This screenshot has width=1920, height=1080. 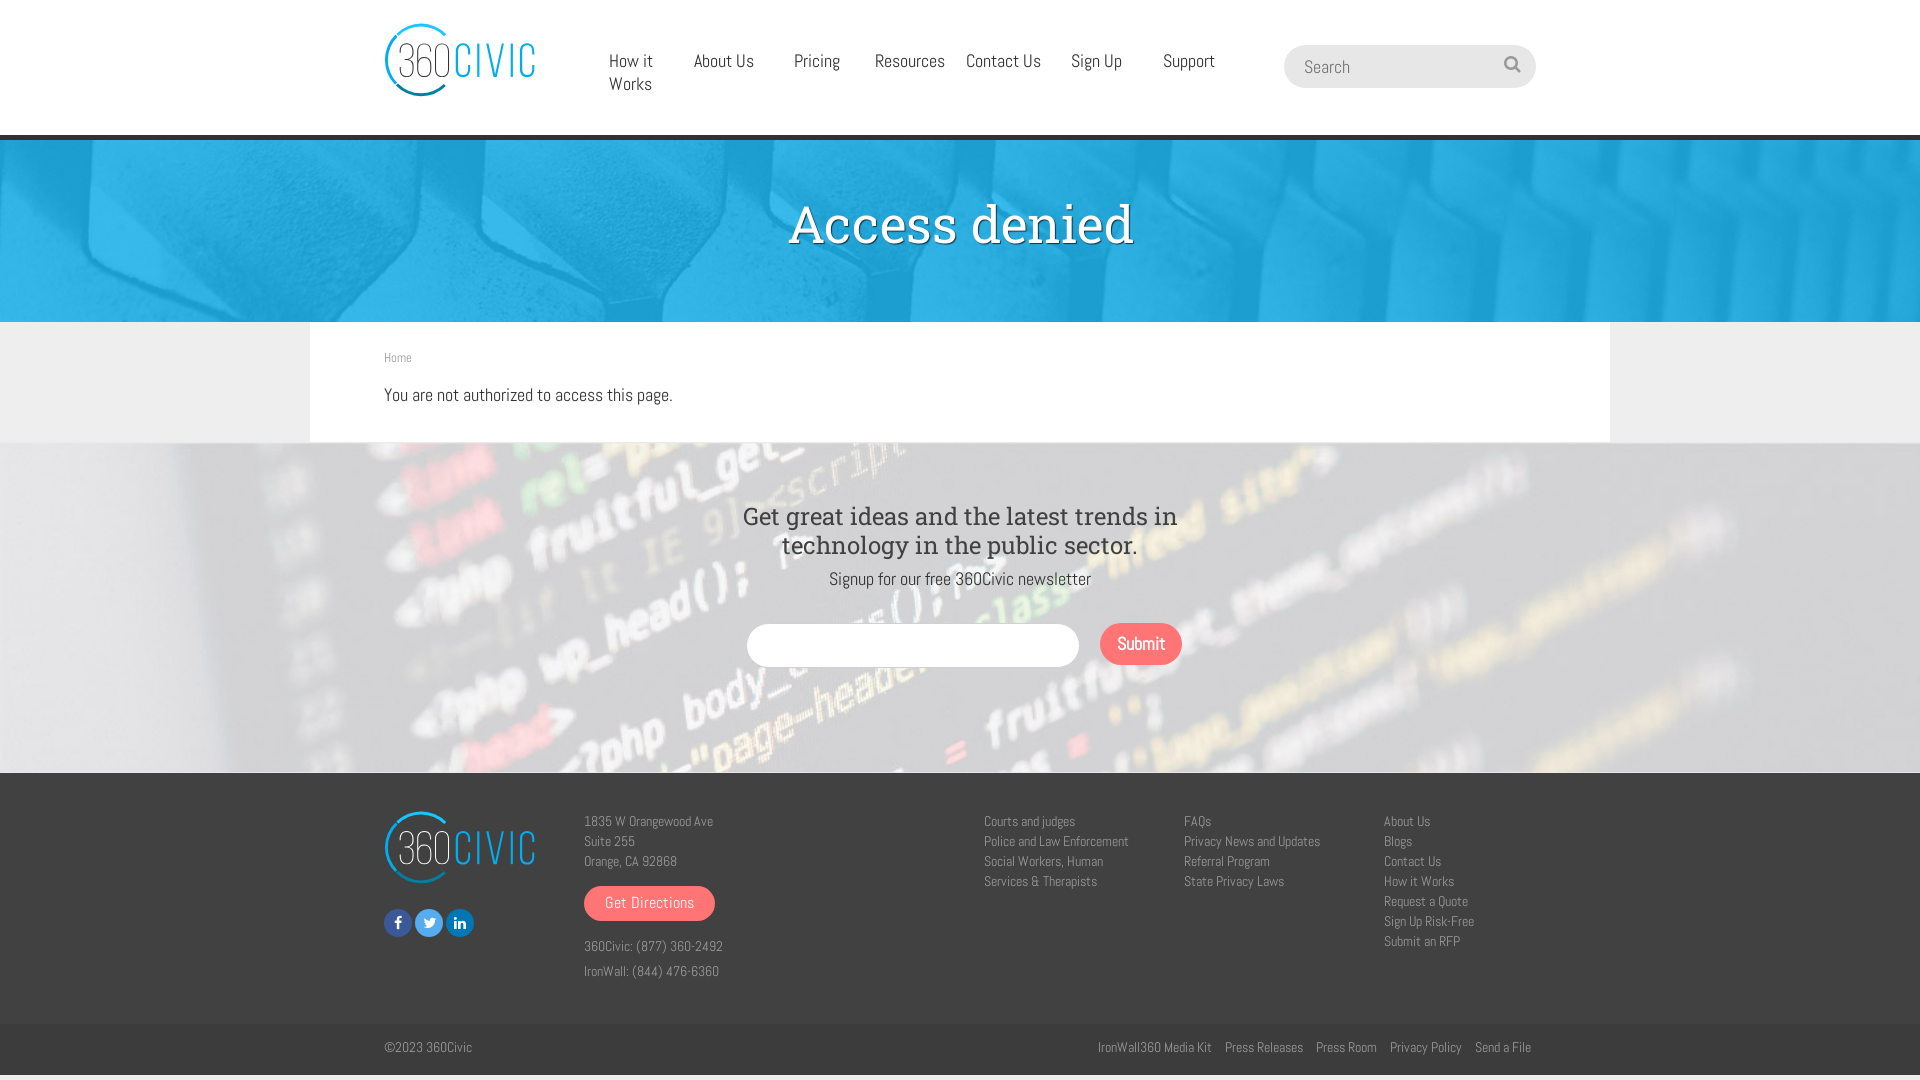 I want to click on 'Support', so click(x=1189, y=60).